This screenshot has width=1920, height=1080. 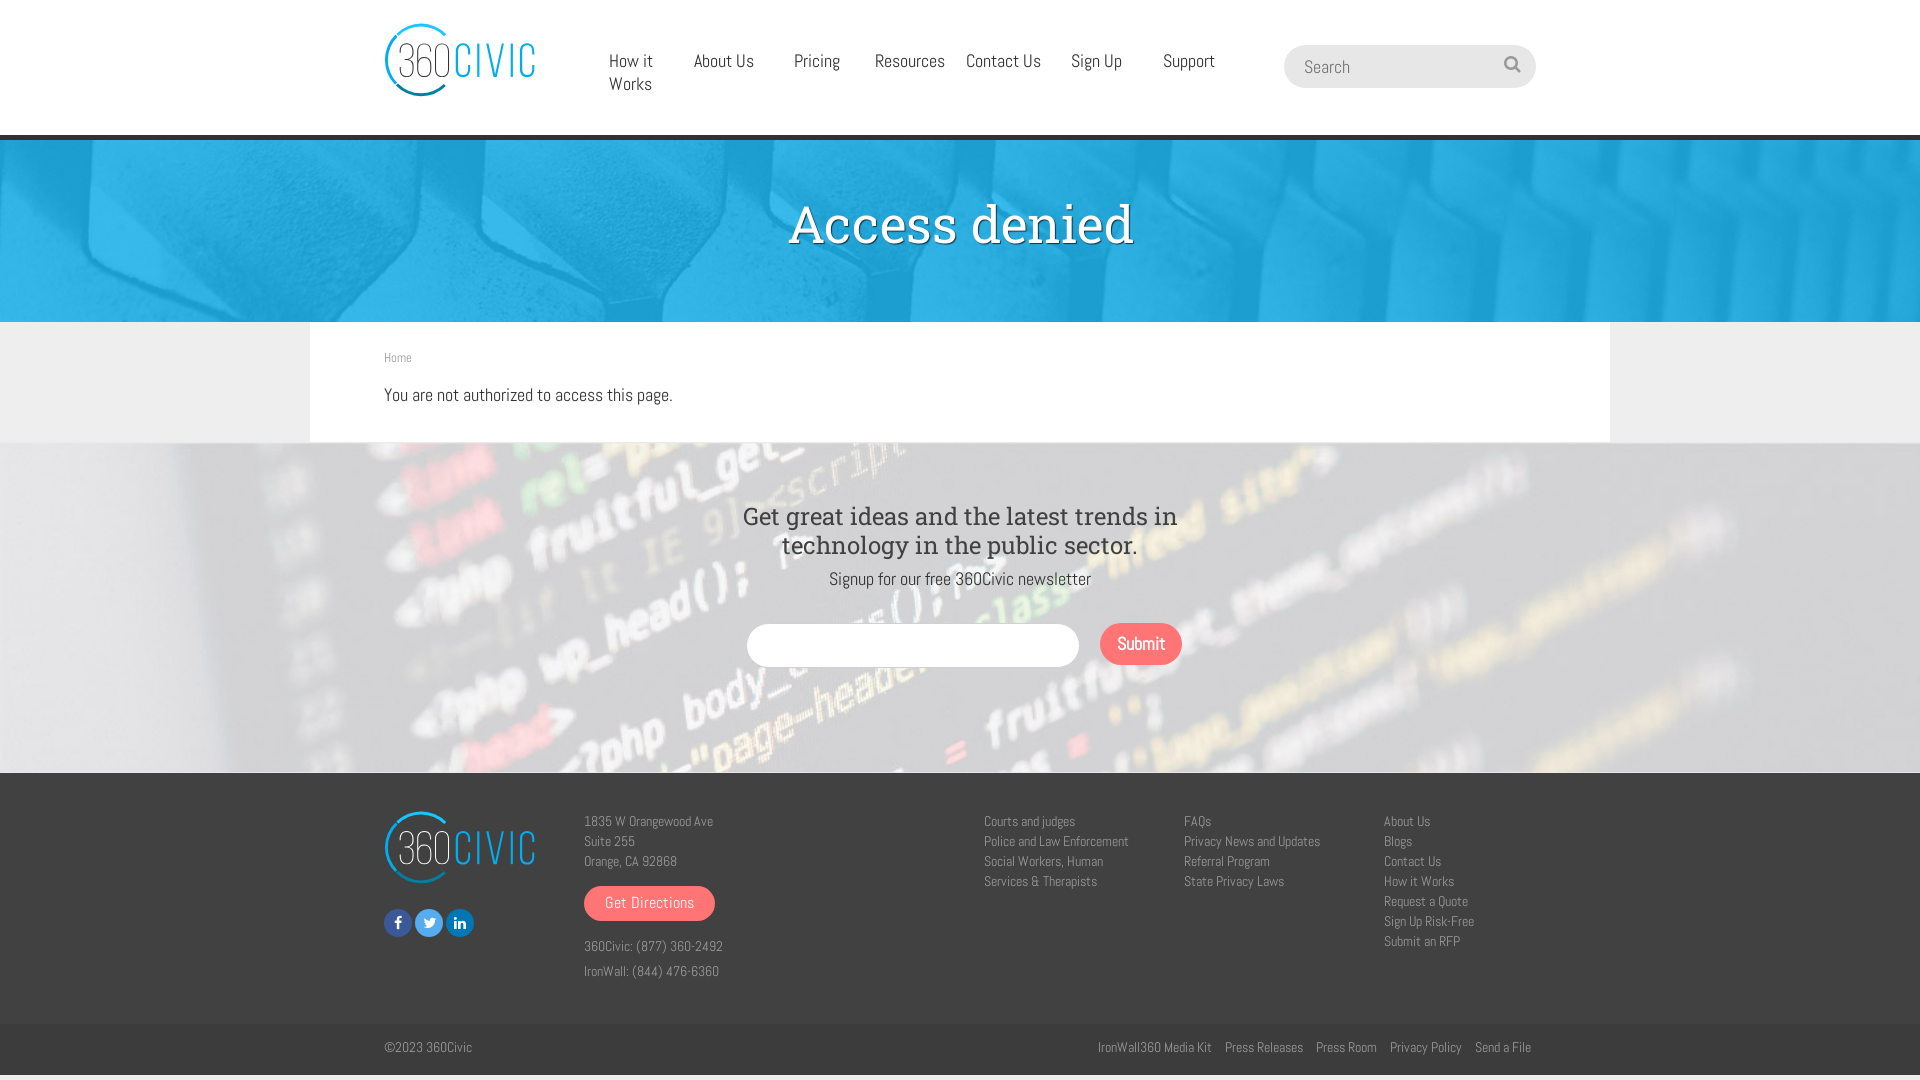 I want to click on 'Support', so click(x=1189, y=60).